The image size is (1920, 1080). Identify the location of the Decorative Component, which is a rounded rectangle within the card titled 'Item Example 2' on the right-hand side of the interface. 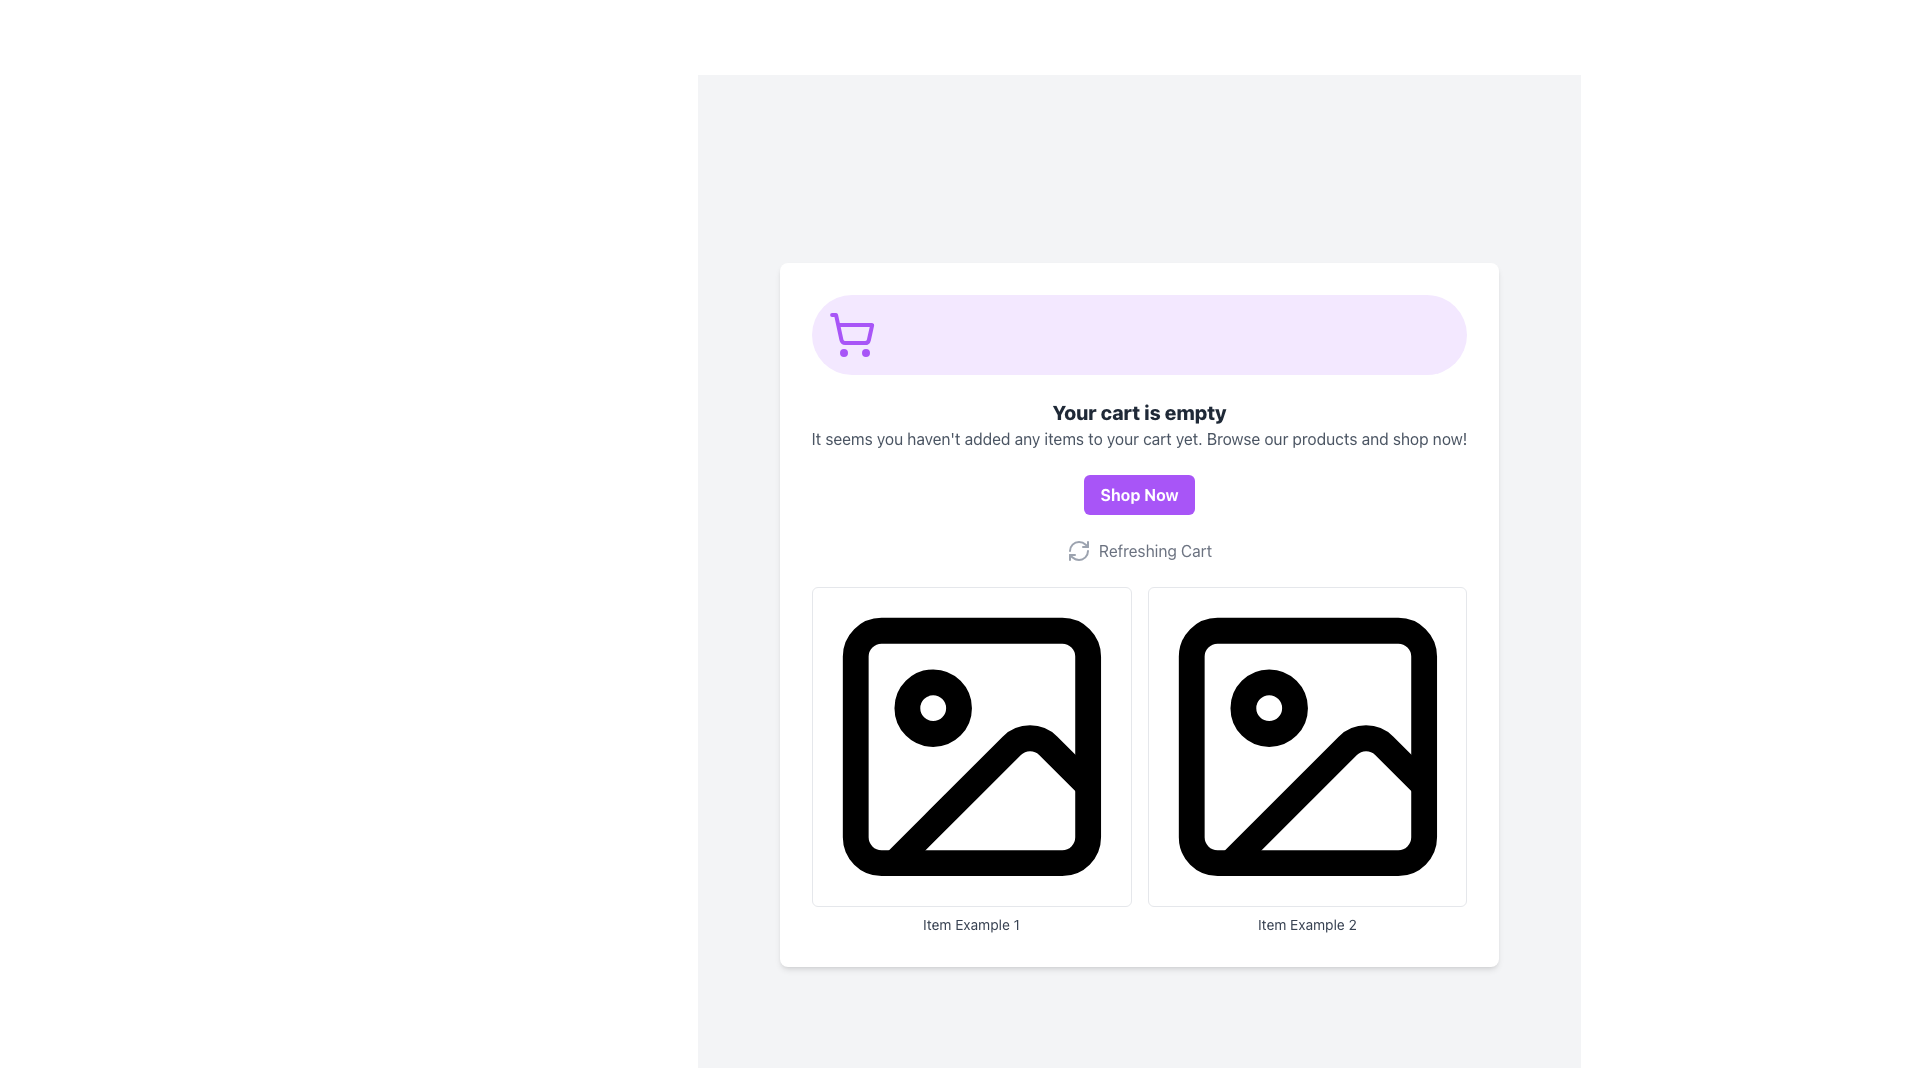
(1307, 747).